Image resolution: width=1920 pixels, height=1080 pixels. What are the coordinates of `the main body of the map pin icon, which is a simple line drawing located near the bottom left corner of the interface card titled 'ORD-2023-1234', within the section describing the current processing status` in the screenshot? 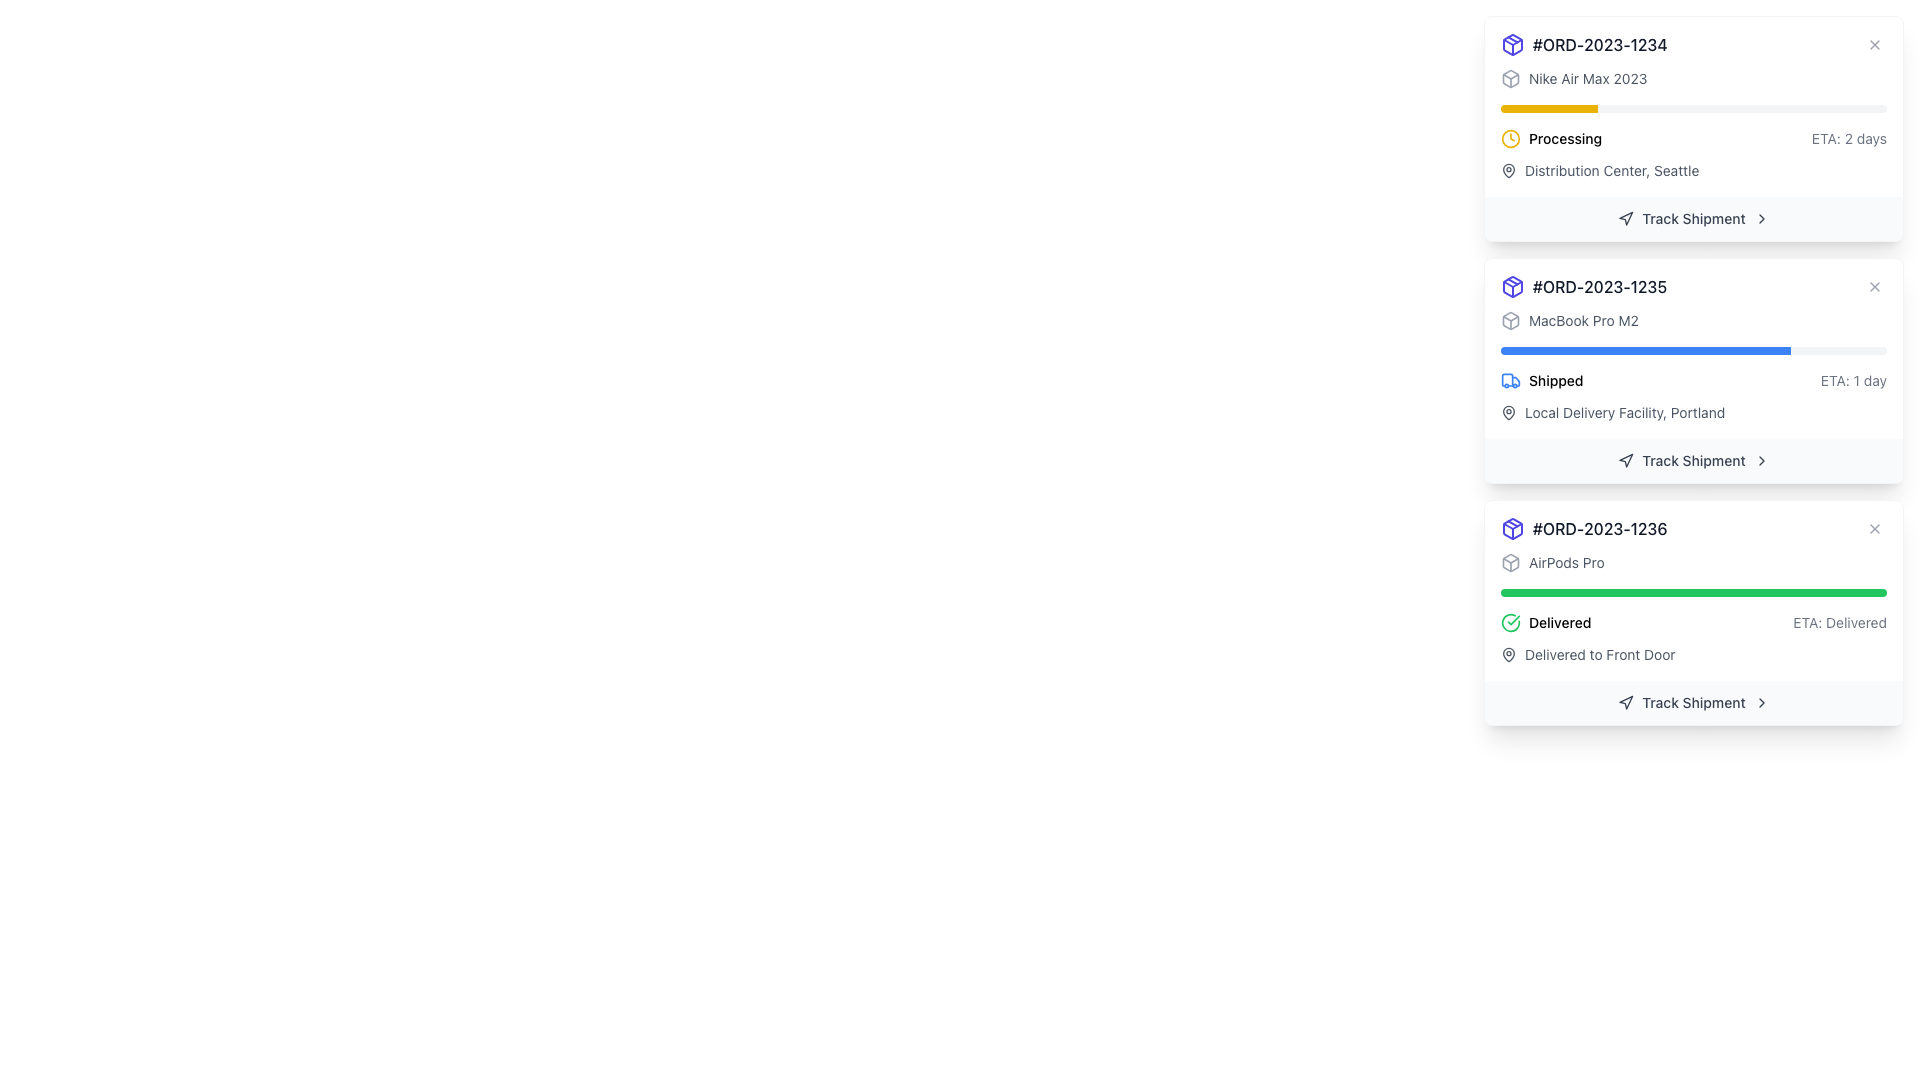 It's located at (1508, 411).